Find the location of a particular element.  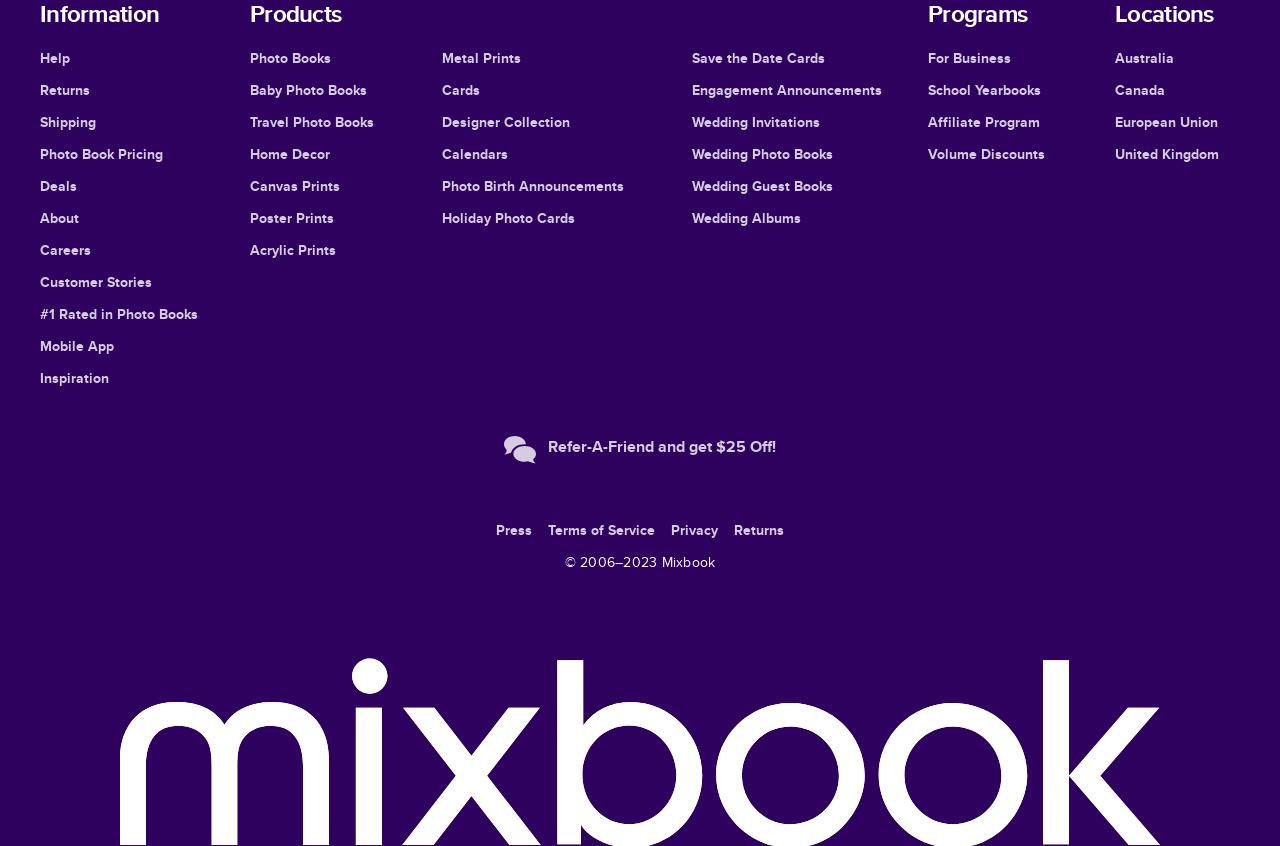

'Shipping' is located at coordinates (67, 121).